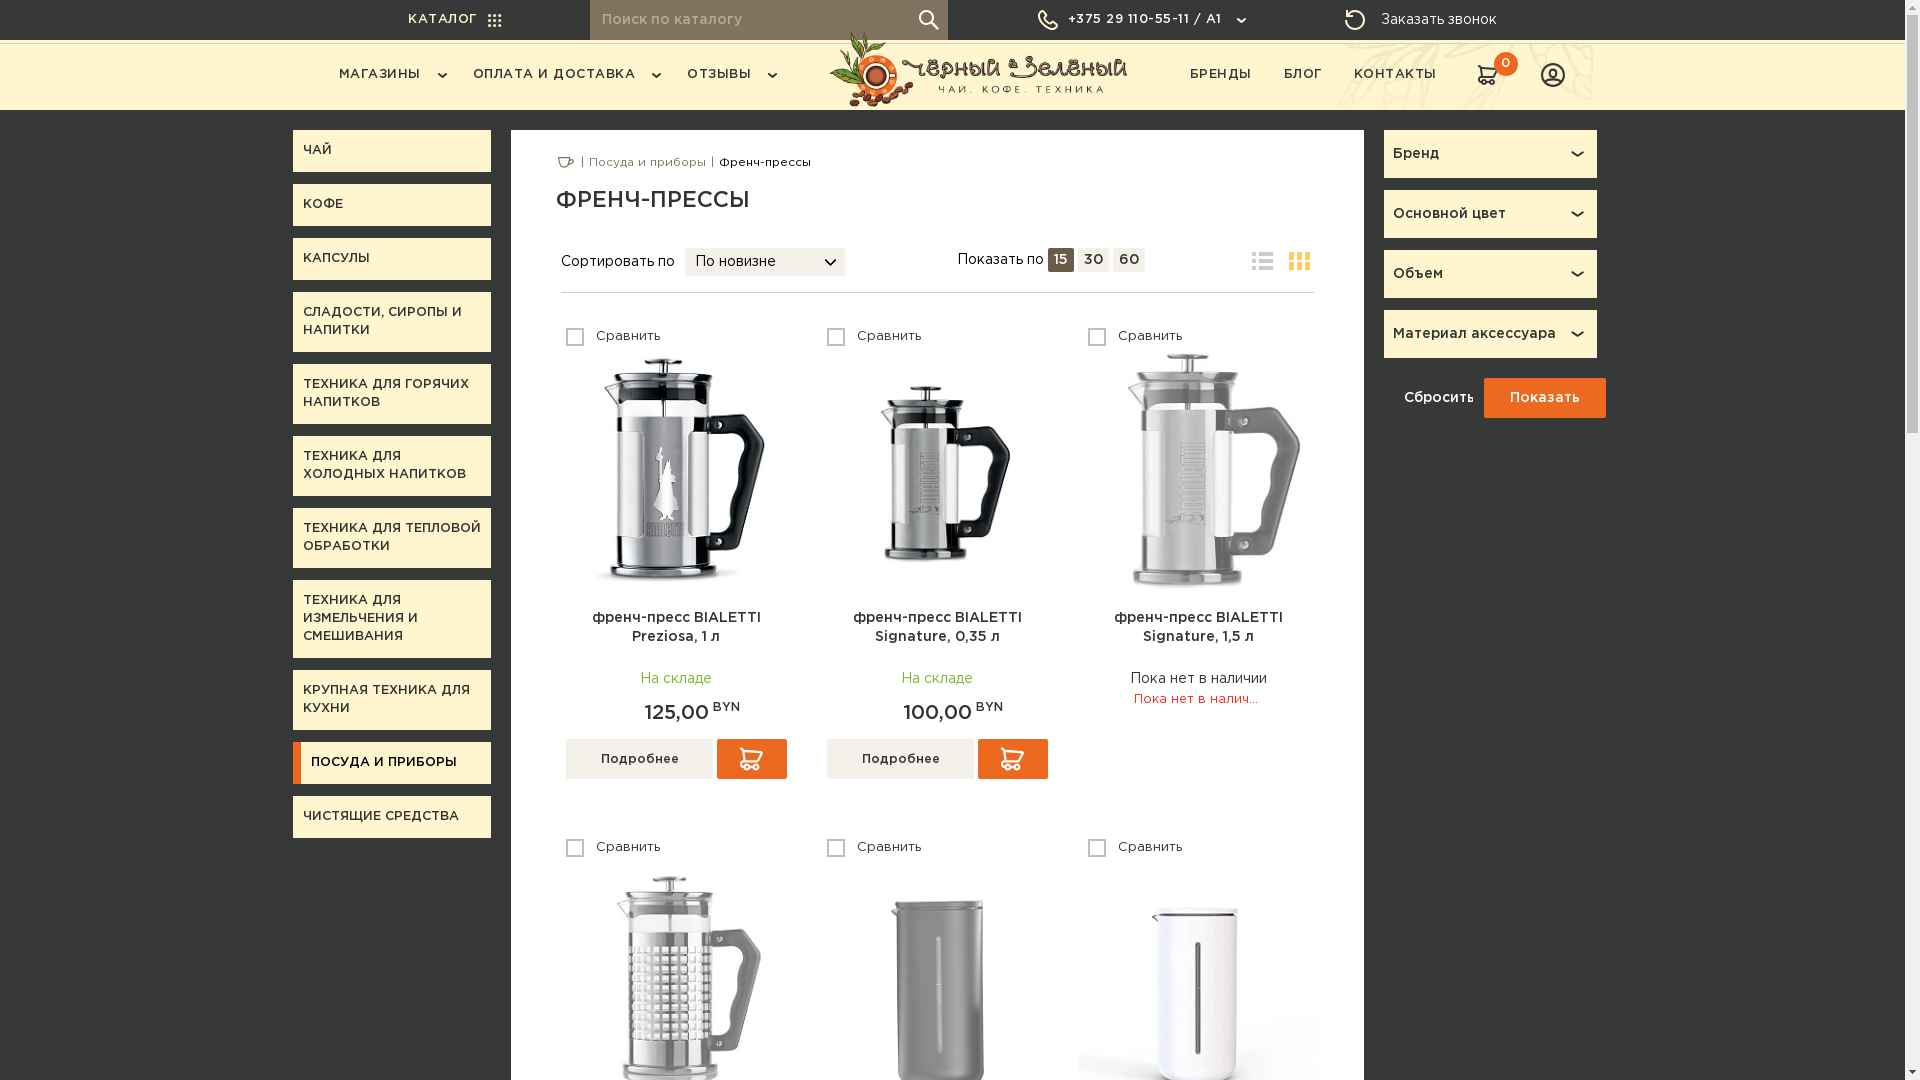 The width and height of the screenshot is (1920, 1080). Describe the element at coordinates (1487, 73) in the screenshot. I see `'0'` at that location.